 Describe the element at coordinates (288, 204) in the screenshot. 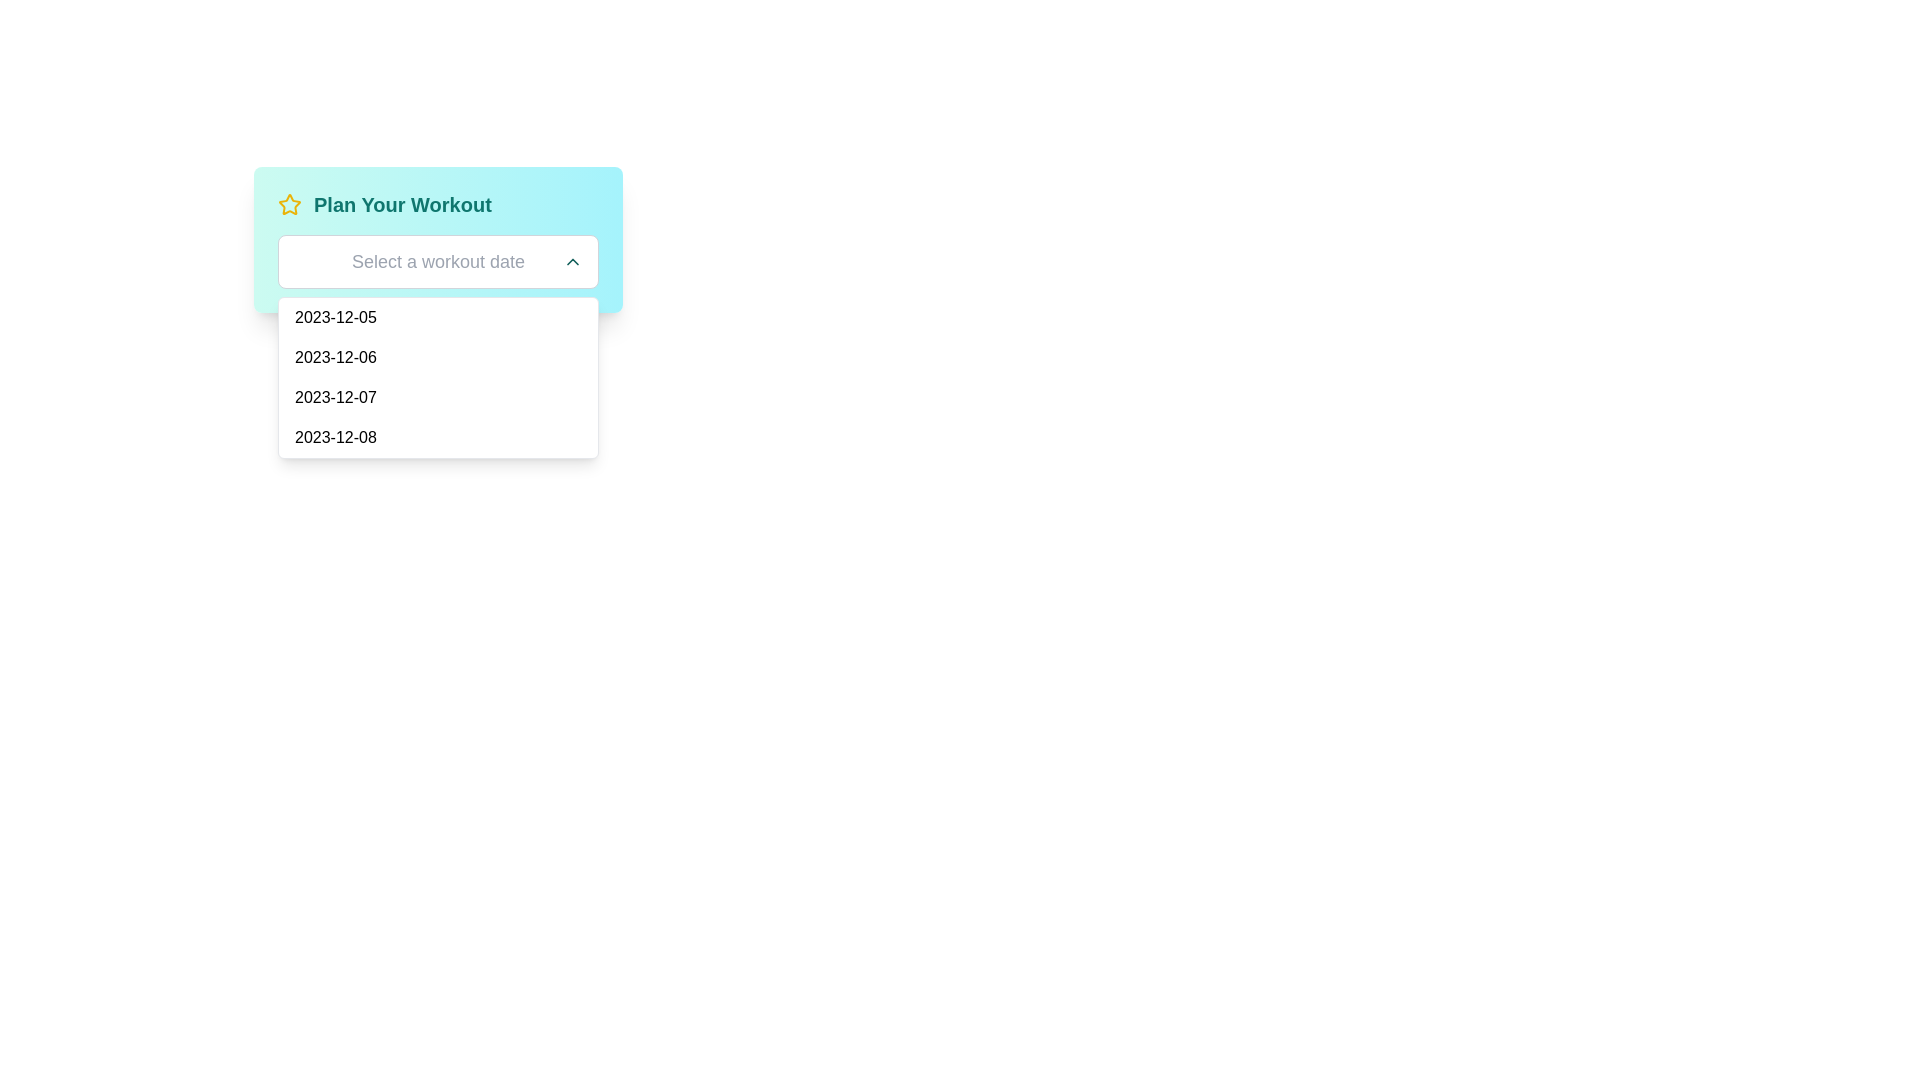

I see `the star icon that indicates importance for the text 'Plan Your Workout', positioned to the left of the text` at that location.